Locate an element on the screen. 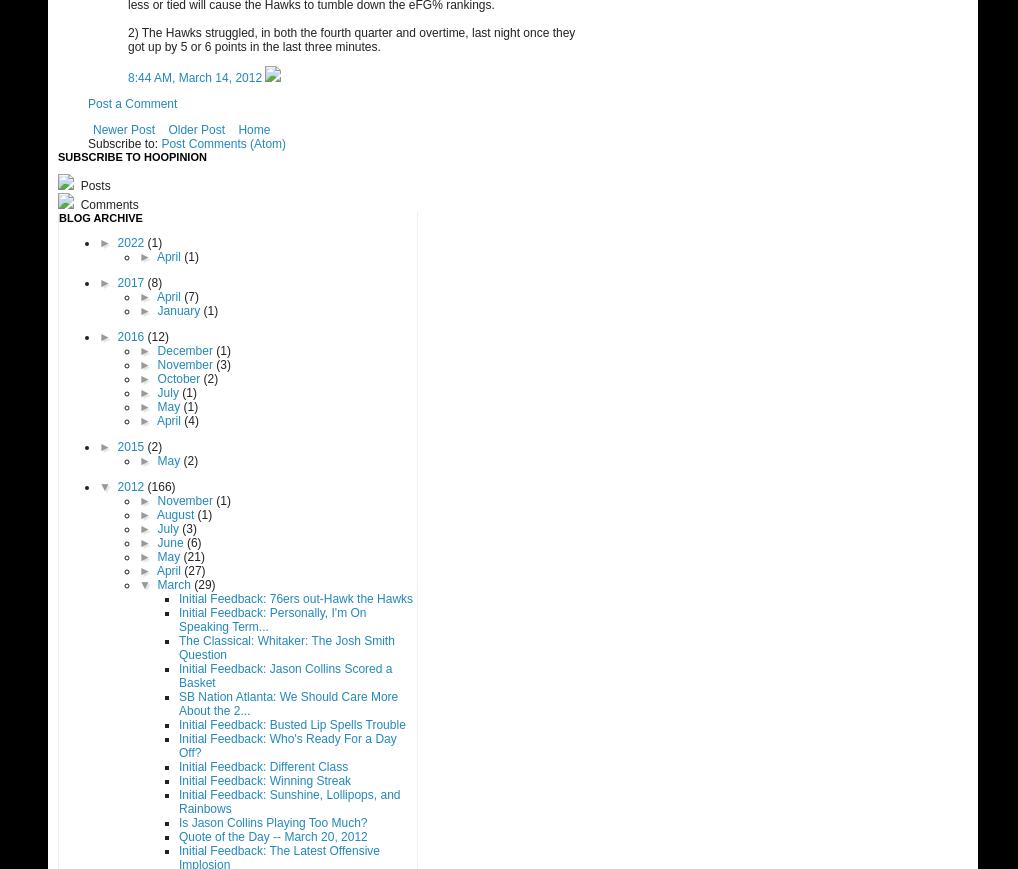 This screenshot has width=1018, height=869. 'Post a Comment' is located at coordinates (131, 103).